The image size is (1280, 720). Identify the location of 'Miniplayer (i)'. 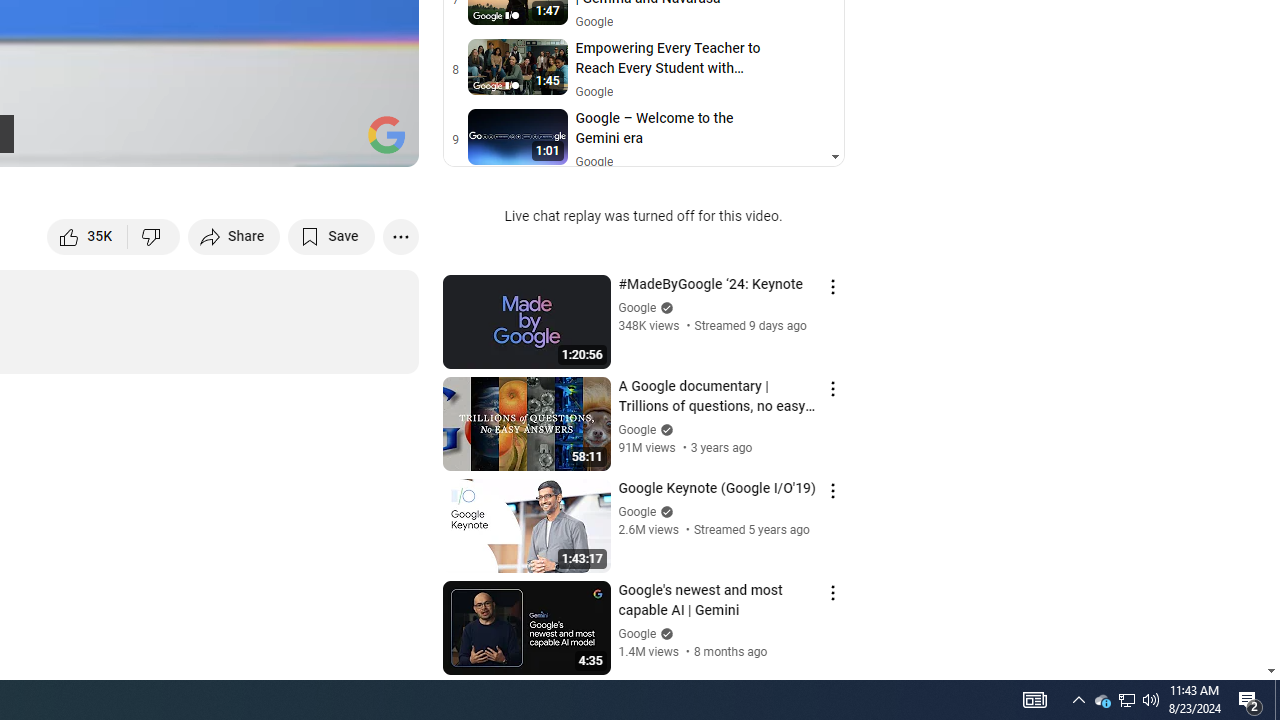
(285, 141).